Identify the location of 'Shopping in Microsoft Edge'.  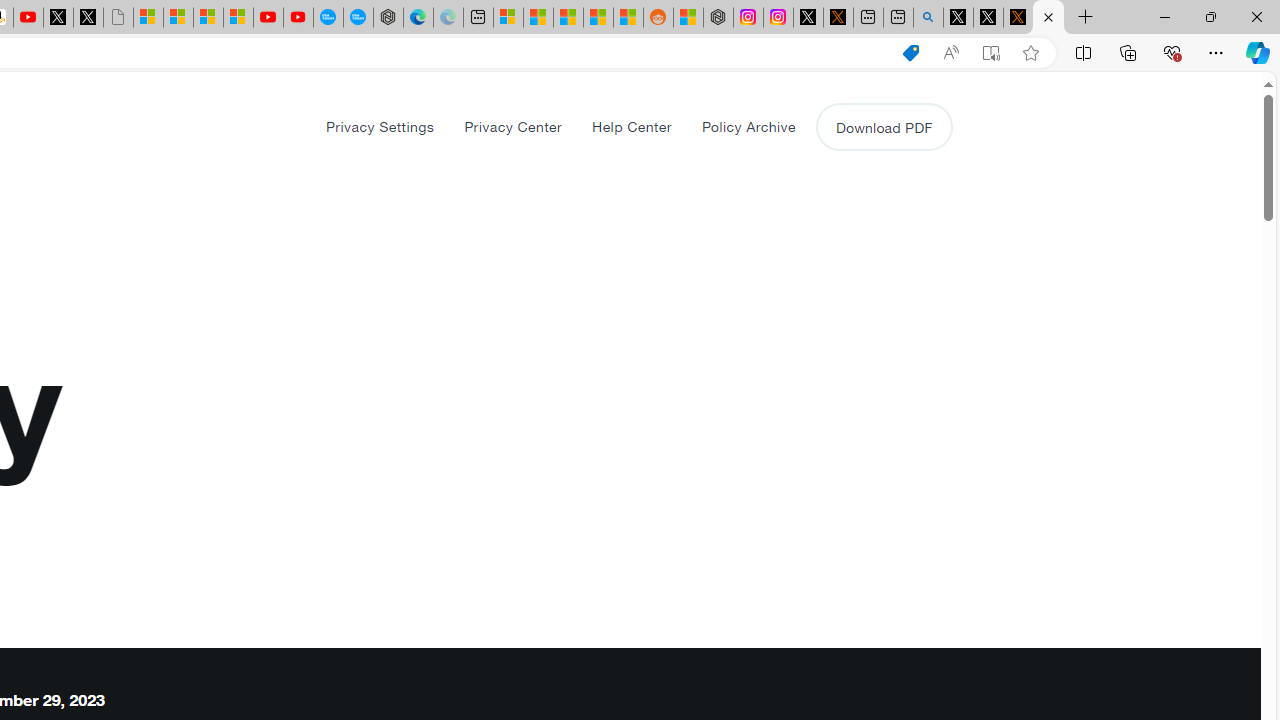
(909, 52).